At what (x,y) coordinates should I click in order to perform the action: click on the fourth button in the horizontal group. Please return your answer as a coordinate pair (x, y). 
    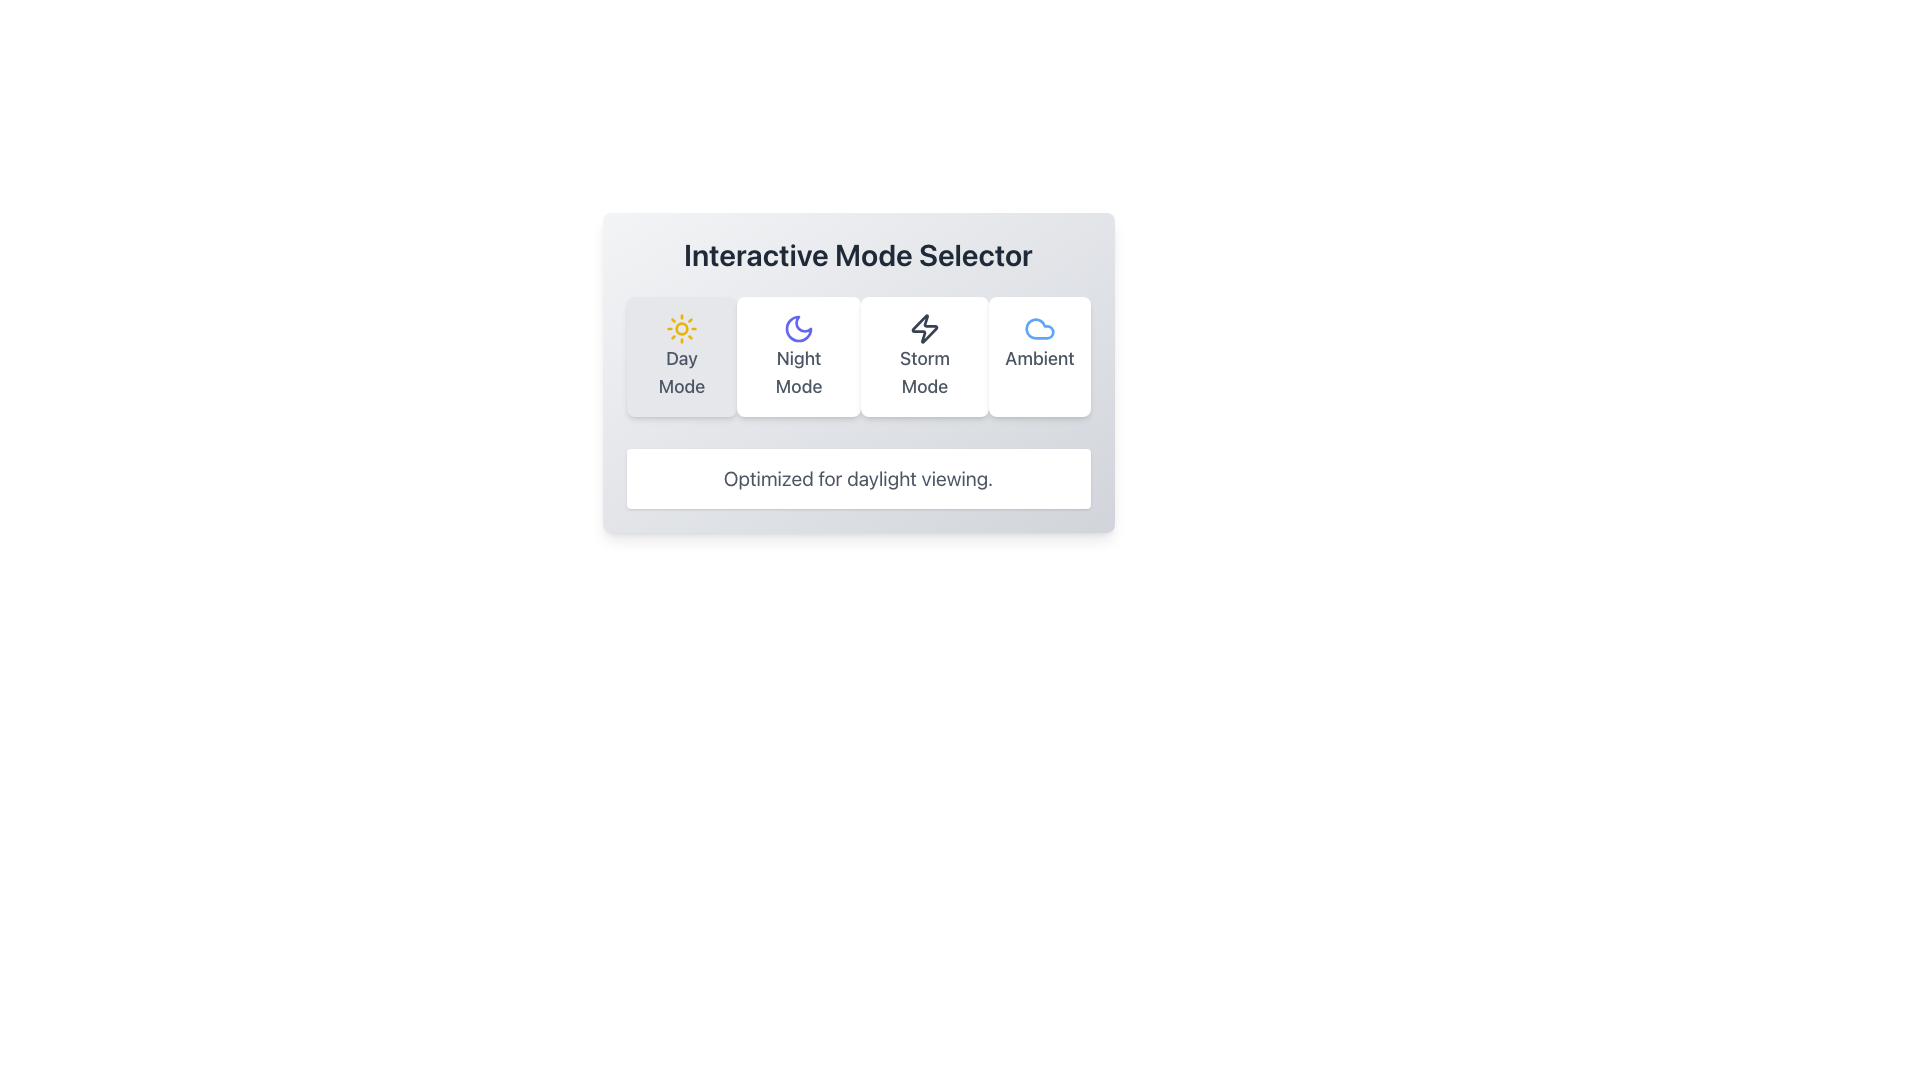
    Looking at the image, I should click on (1039, 356).